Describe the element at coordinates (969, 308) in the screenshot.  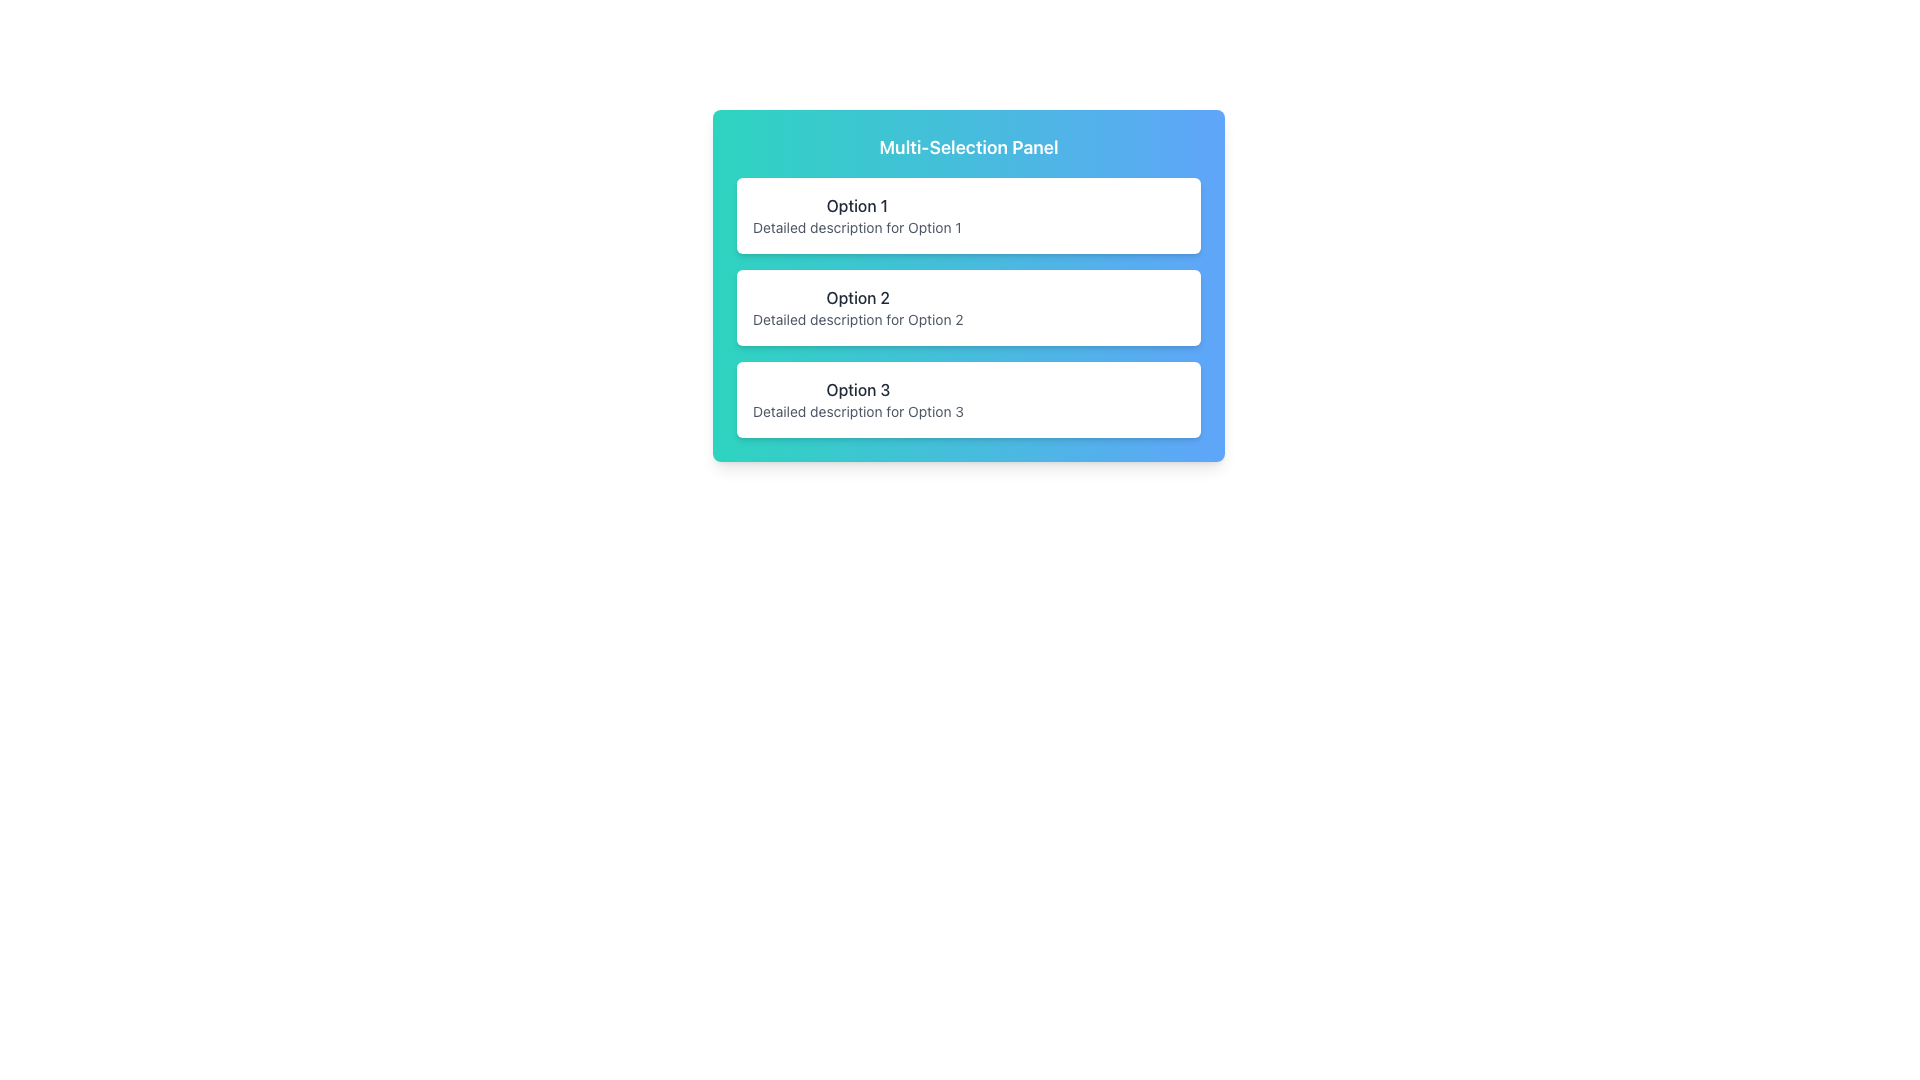
I see `the second item in the list within the 'Multi-Selection Panel'` at that location.